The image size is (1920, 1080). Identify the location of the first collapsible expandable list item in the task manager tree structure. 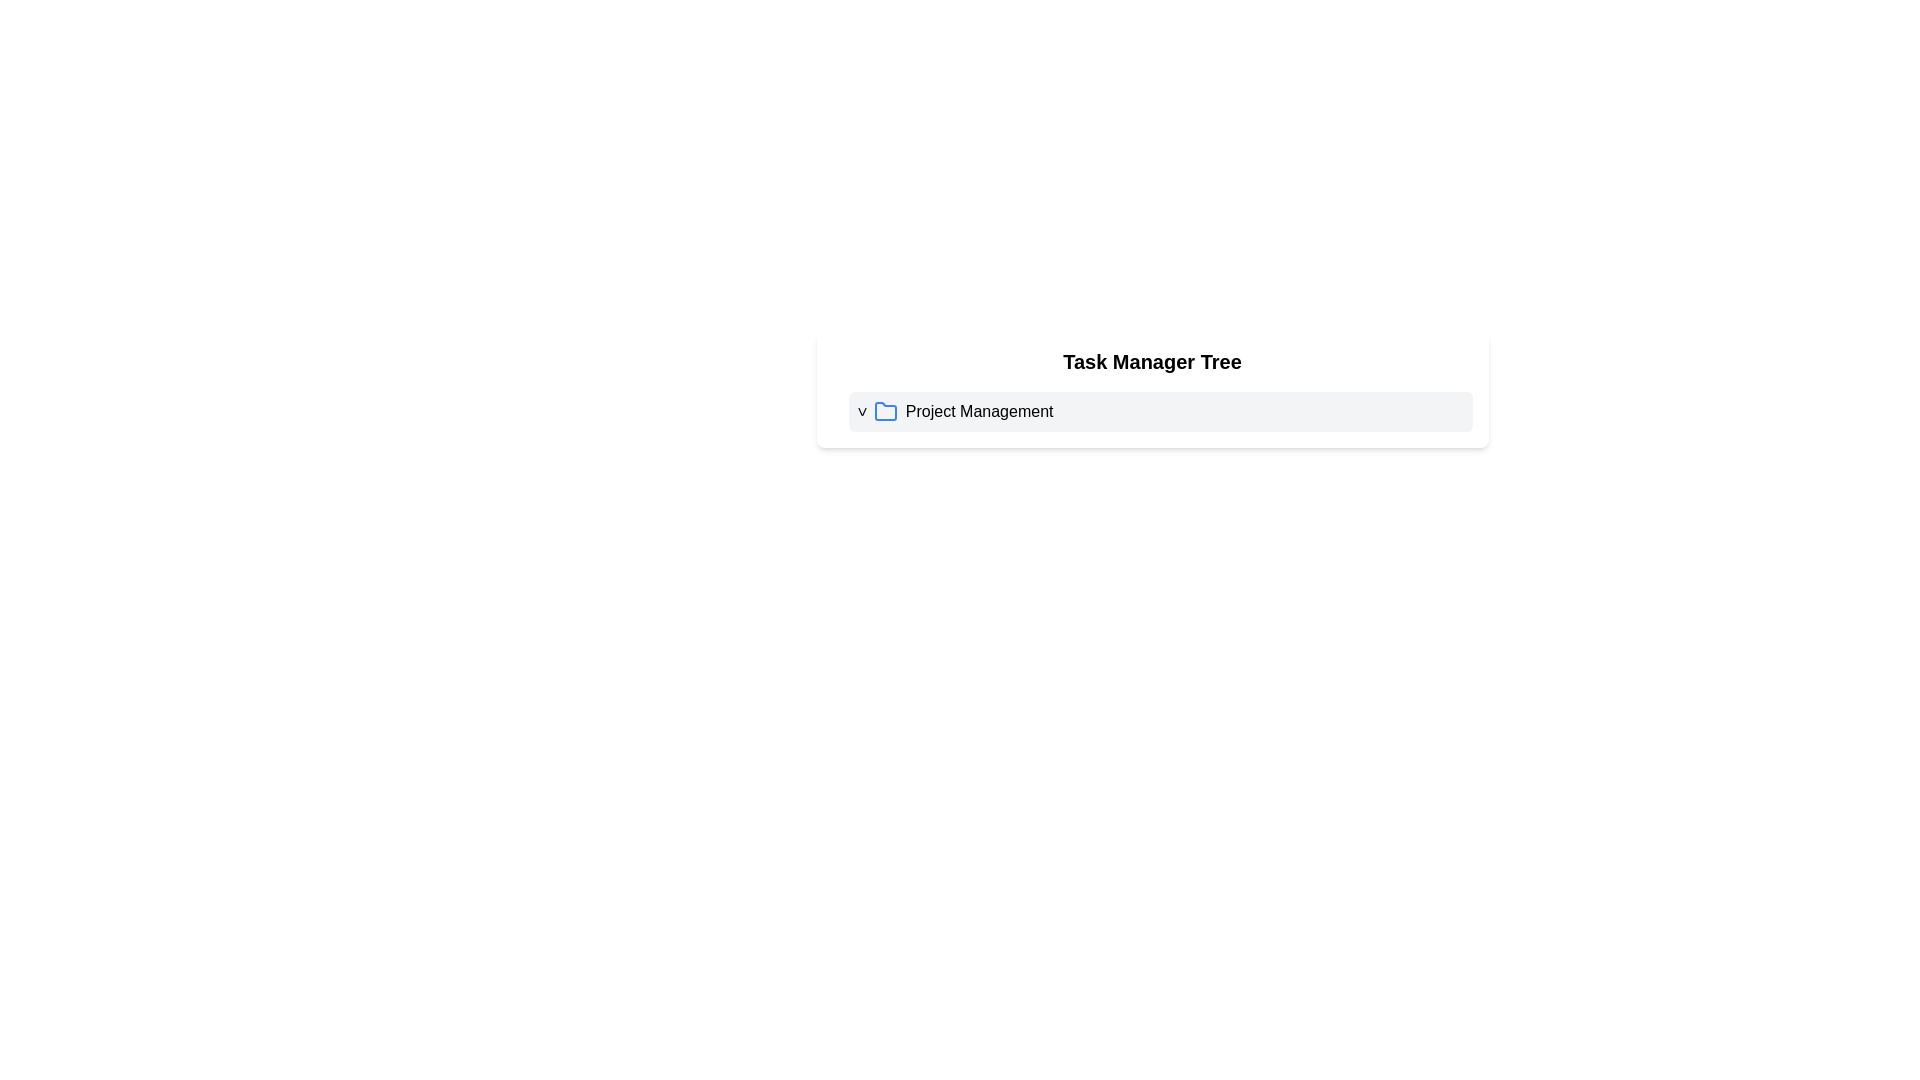
(1160, 411).